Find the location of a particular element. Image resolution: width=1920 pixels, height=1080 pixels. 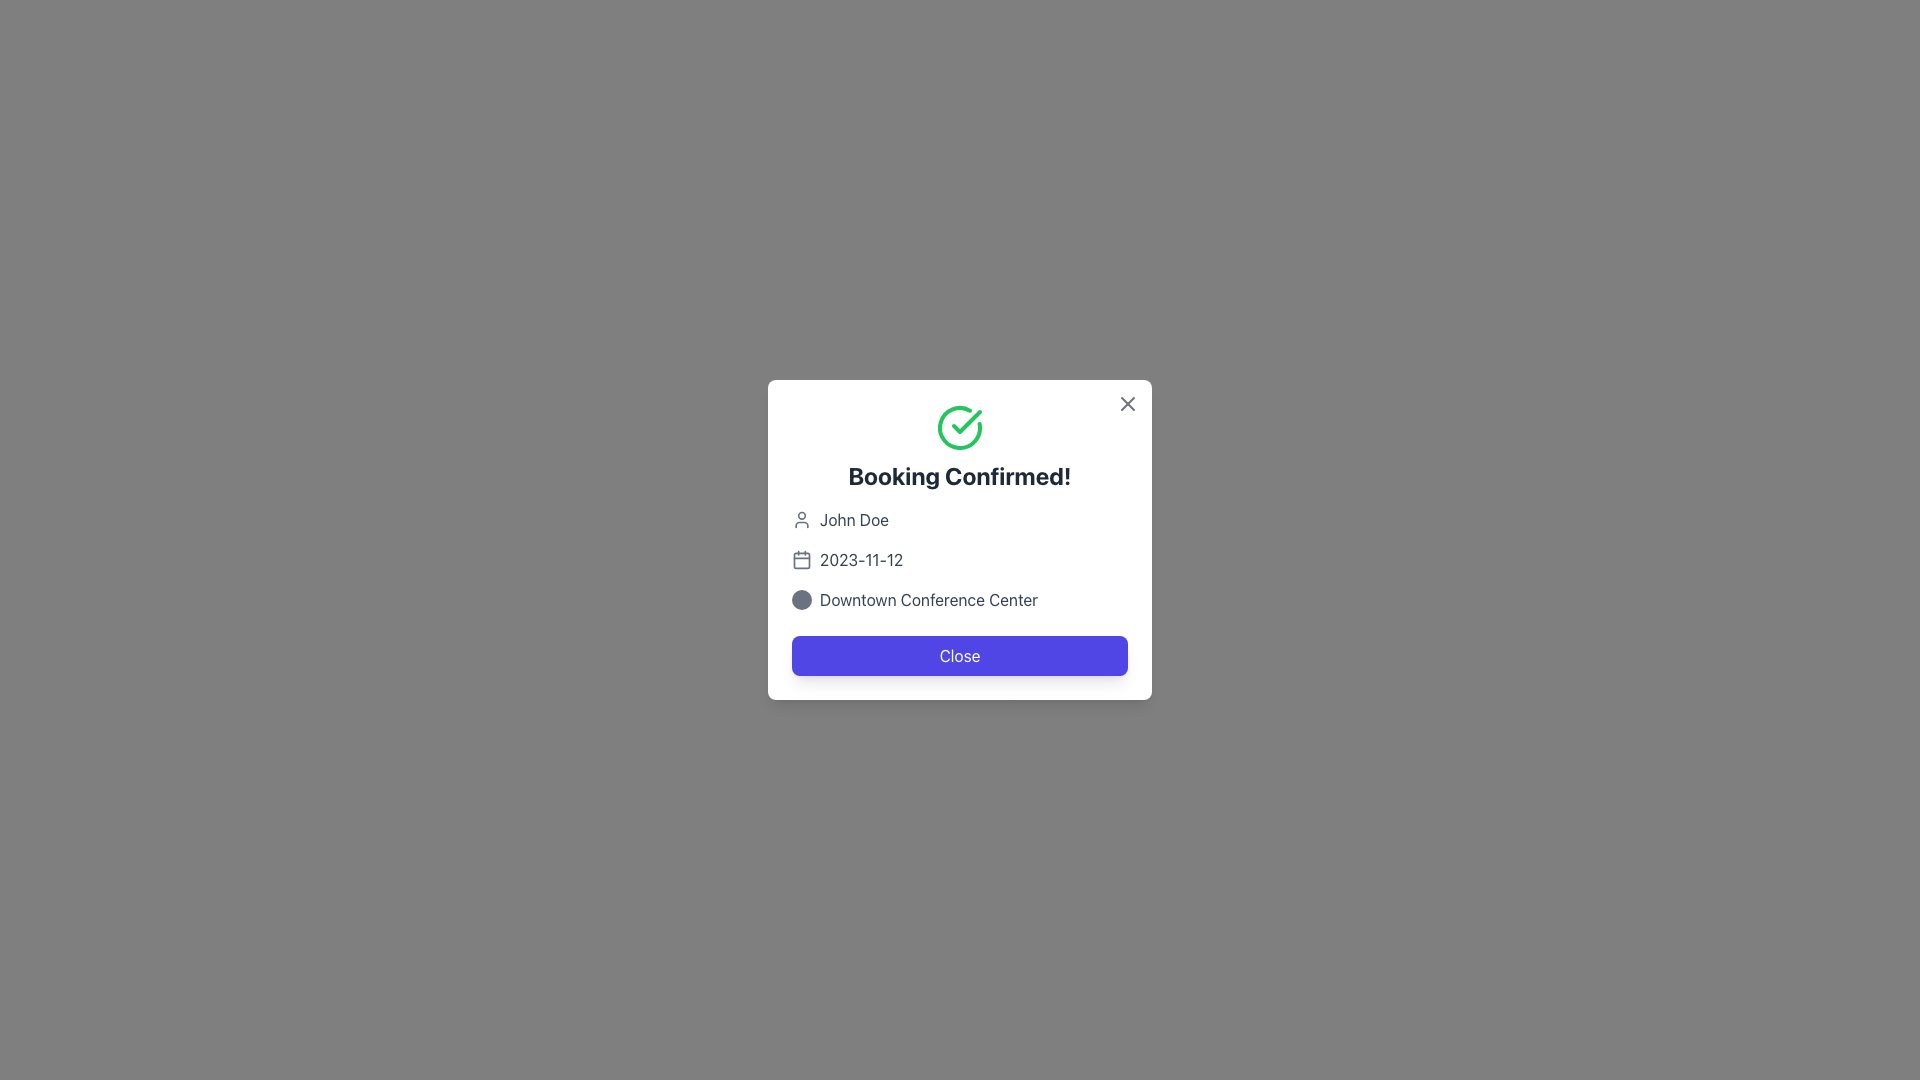

the close button in the top-right corner of the modal window is located at coordinates (1128, 404).